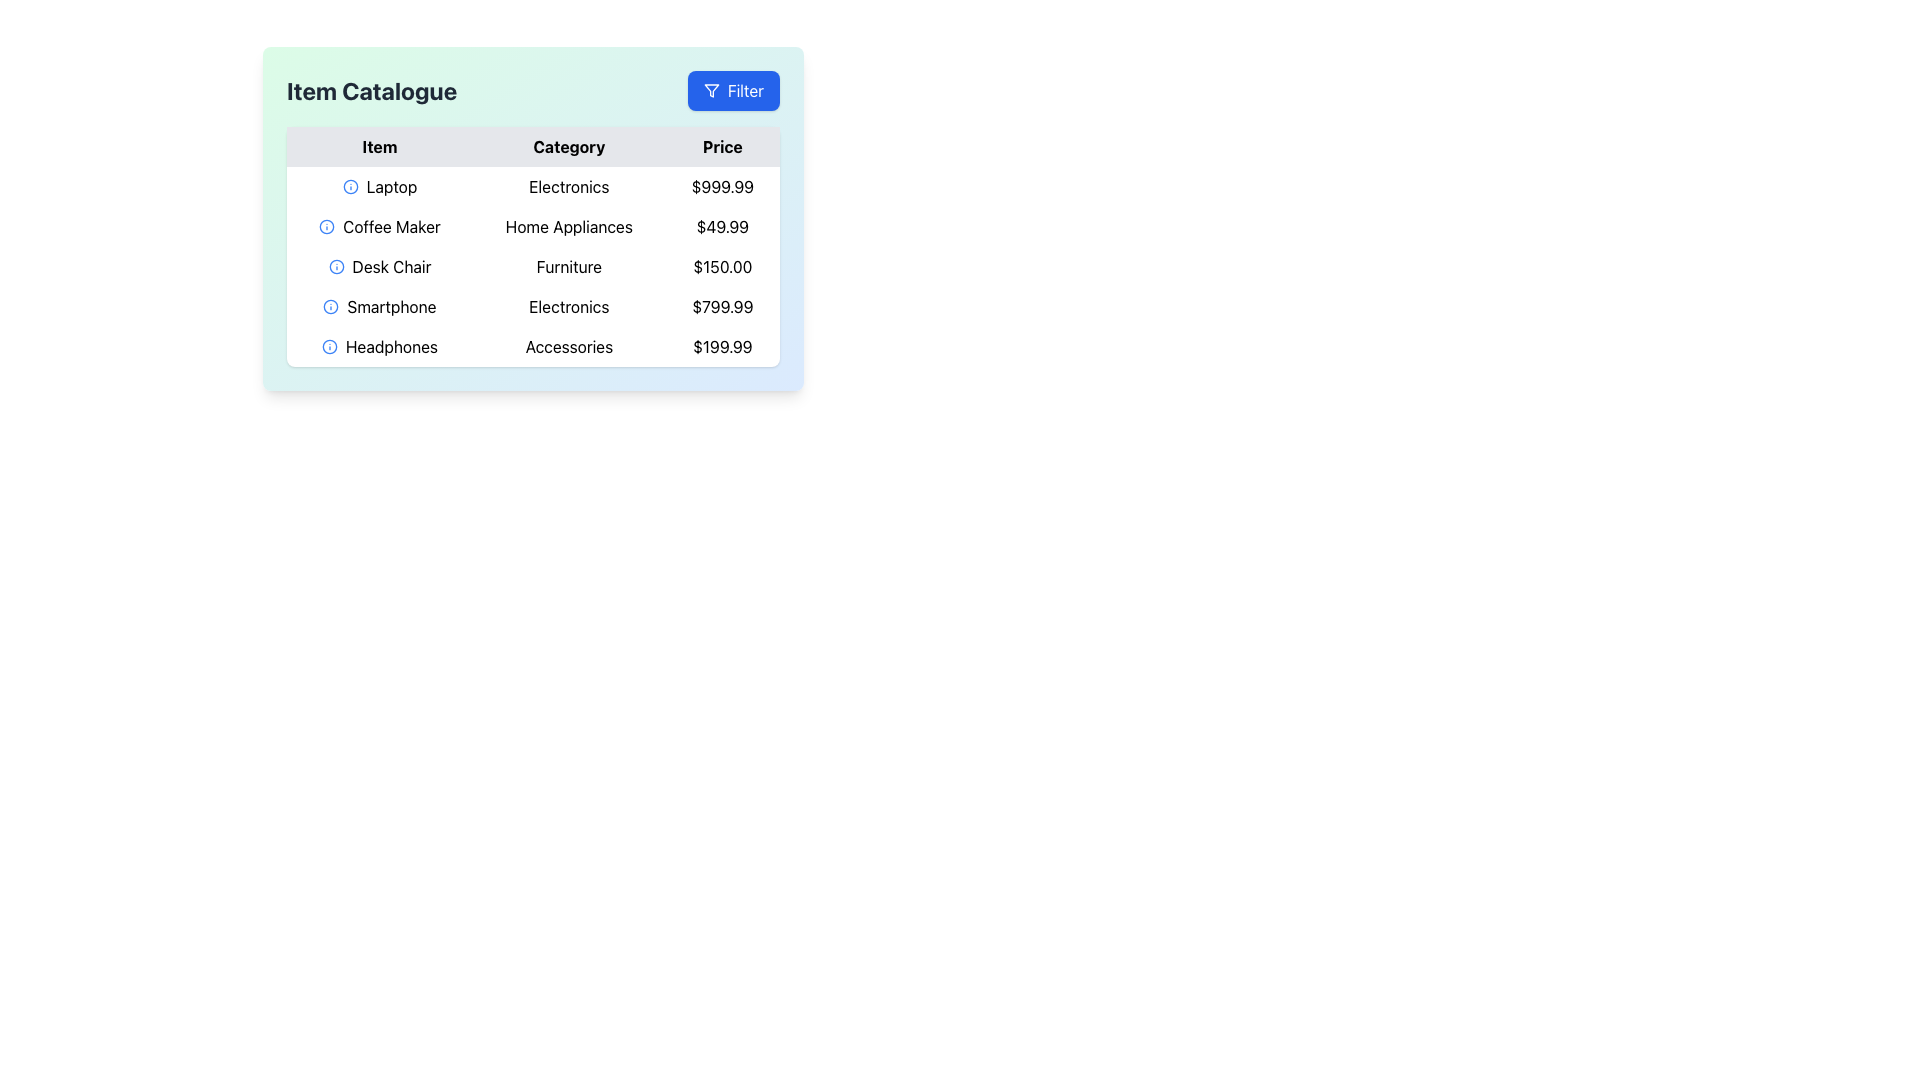 The height and width of the screenshot is (1080, 1920). Describe the element at coordinates (721, 145) in the screenshot. I see `text 'Price' from the column header that is bold and centered, located in the upper-right section of the table layout` at that location.